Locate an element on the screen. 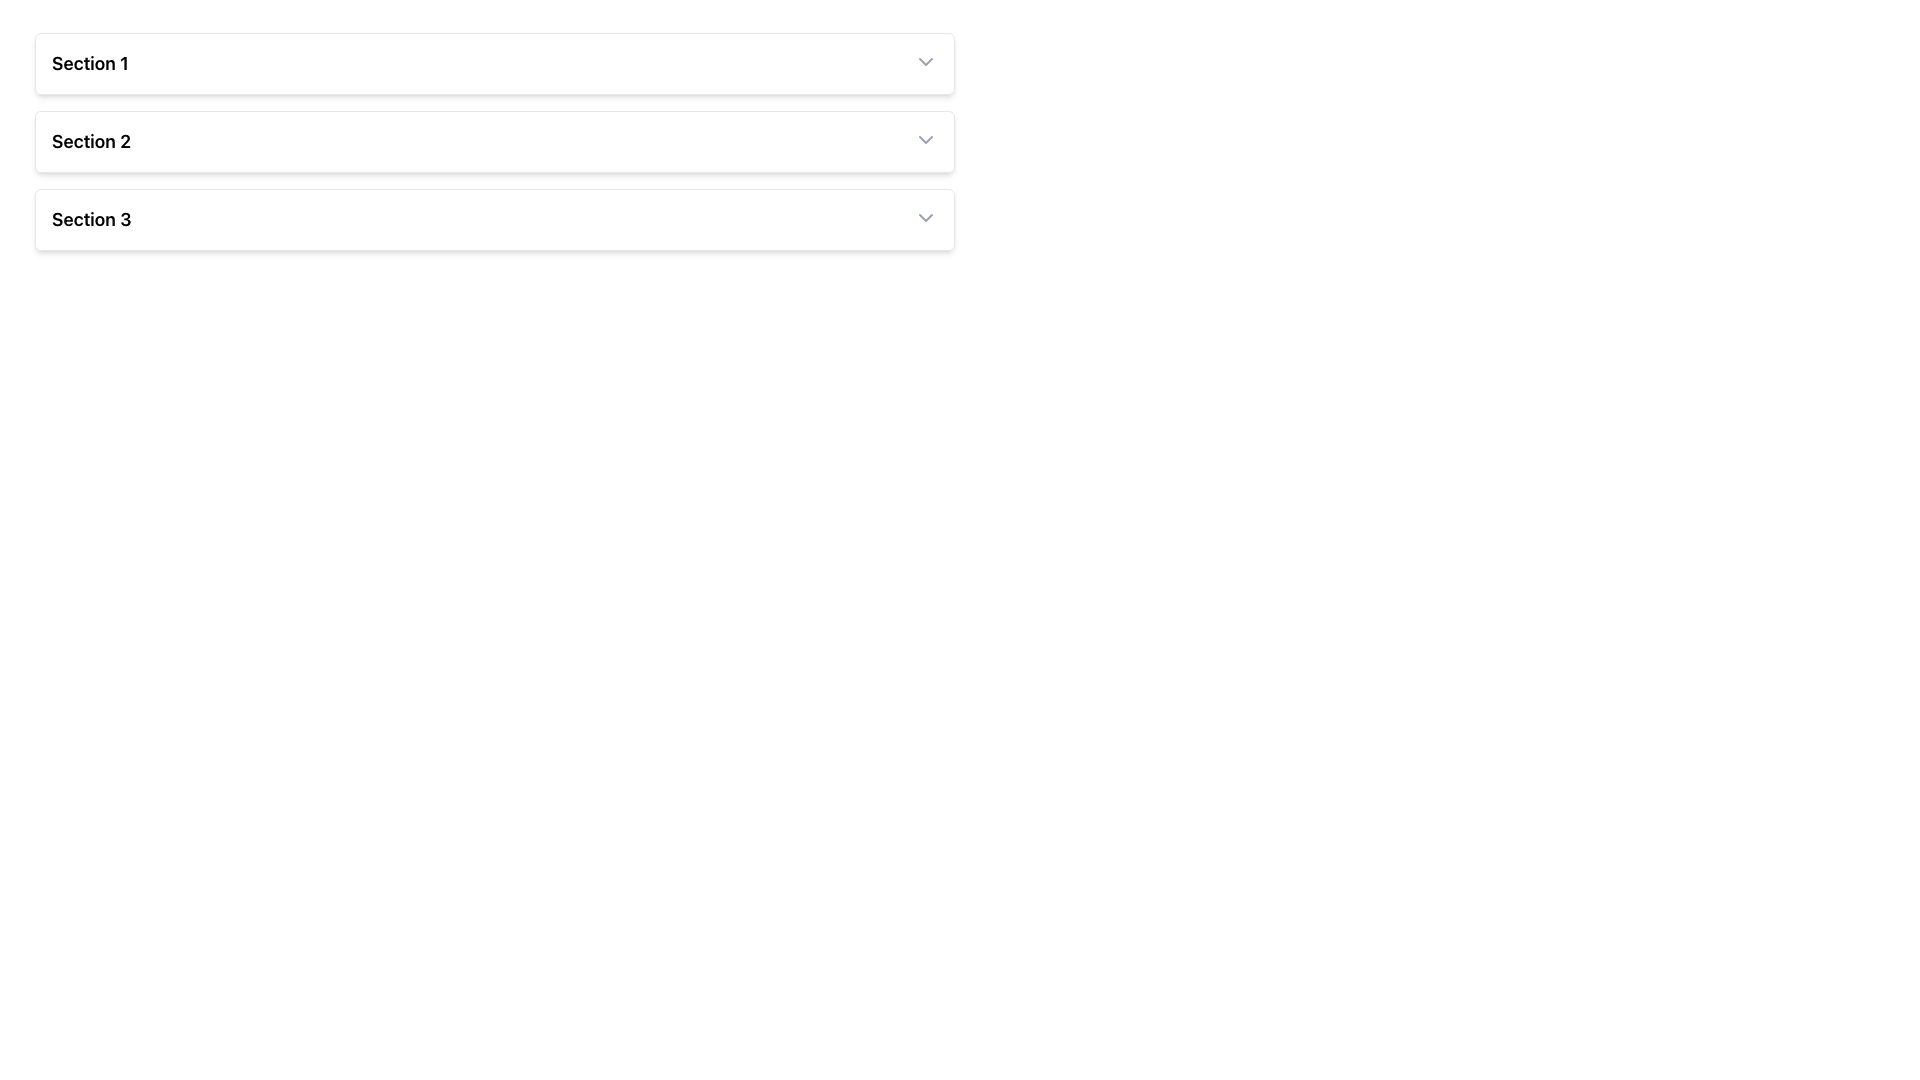 The width and height of the screenshot is (1920, 1080). the CollapsibleSectionHeader labeled 'Section 3' is located at coordinates (494, 219).